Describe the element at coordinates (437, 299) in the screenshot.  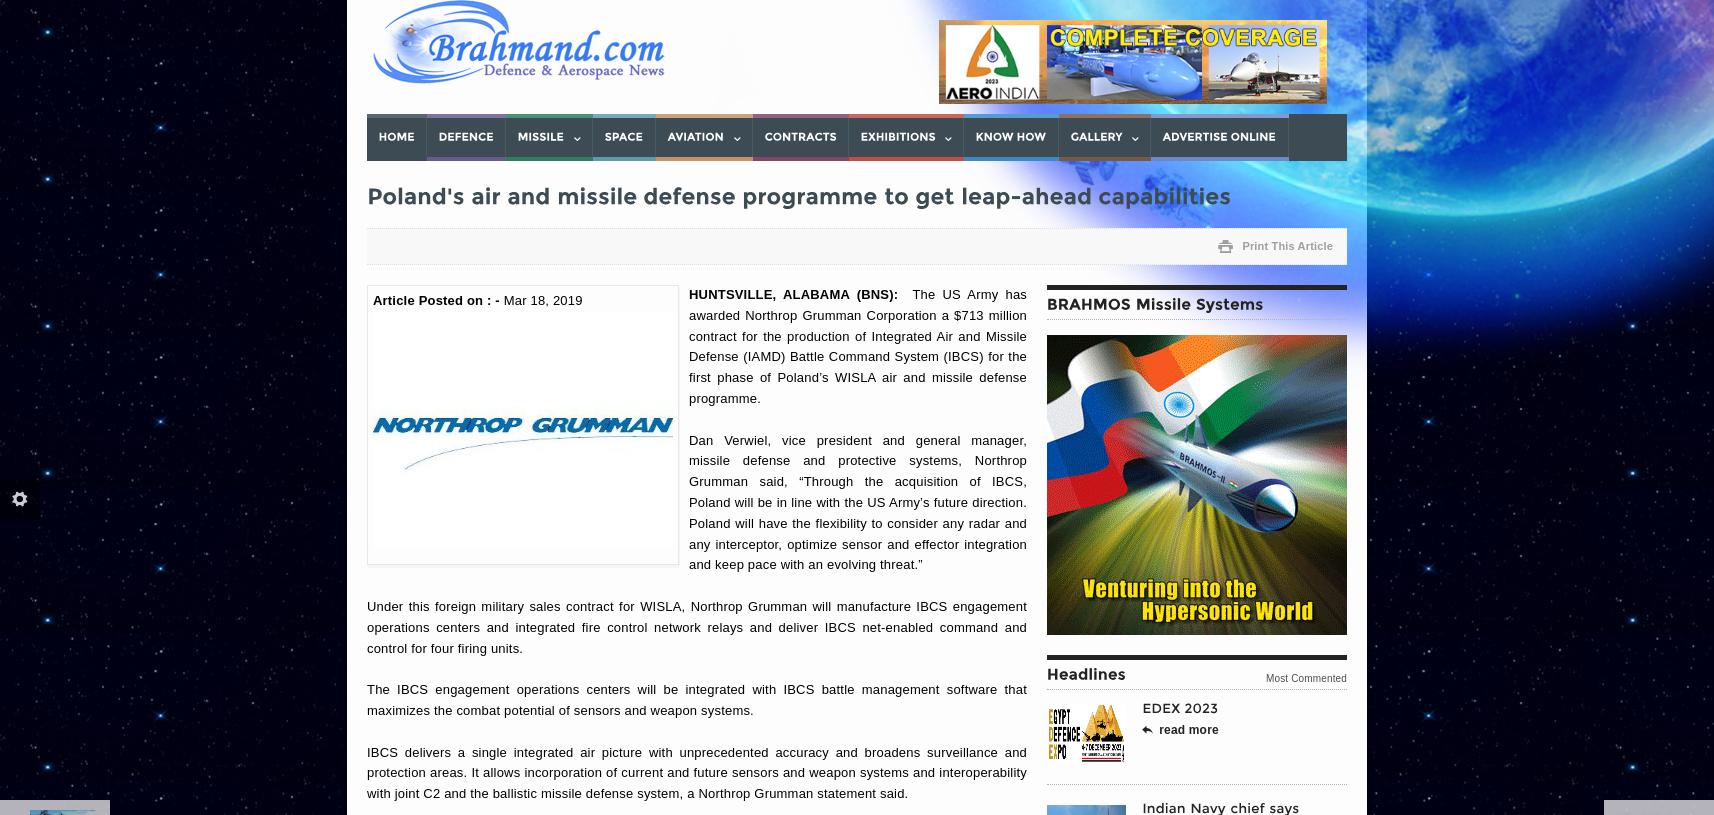
I see `'Article Posted on : -'` at that location.